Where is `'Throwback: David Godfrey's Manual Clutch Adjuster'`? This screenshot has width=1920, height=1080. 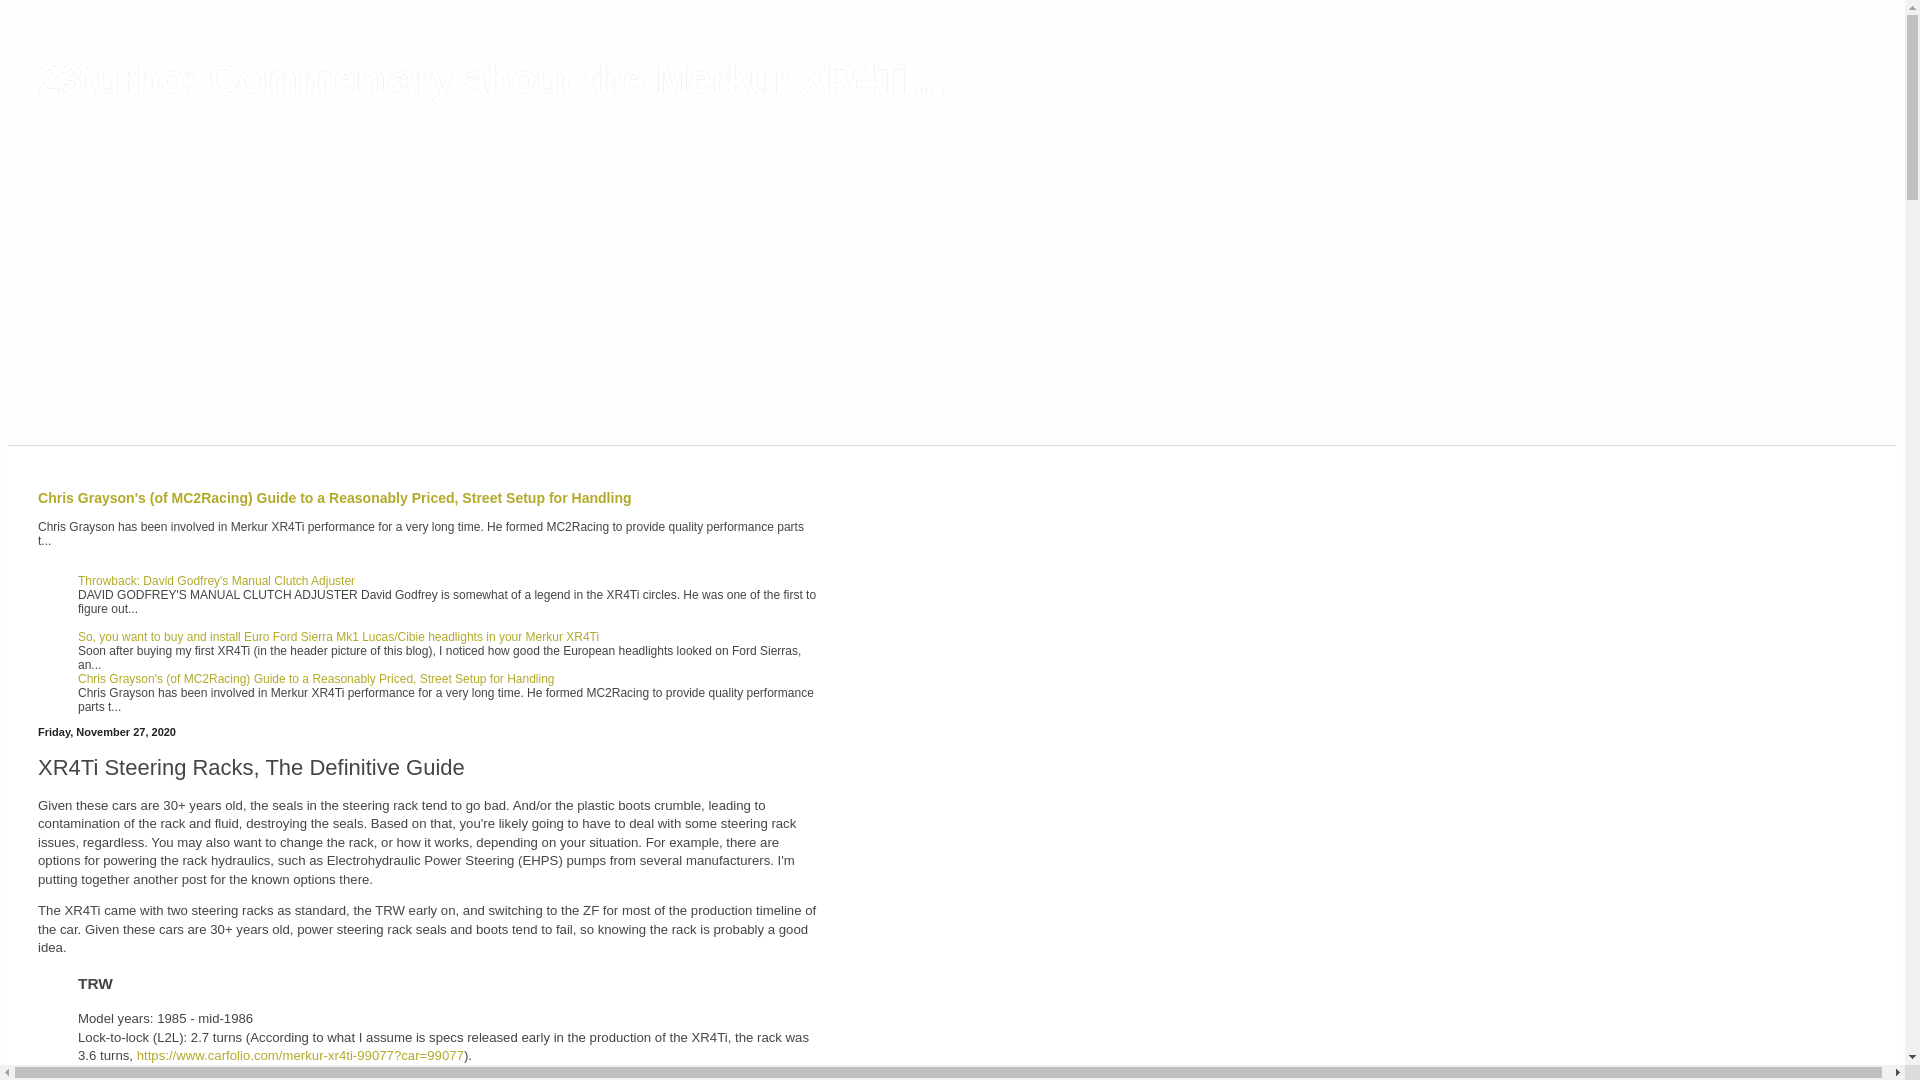 'Throwback: David Godfrey's Manual Clutch Adjuster' is located at coordinates (77, 581).